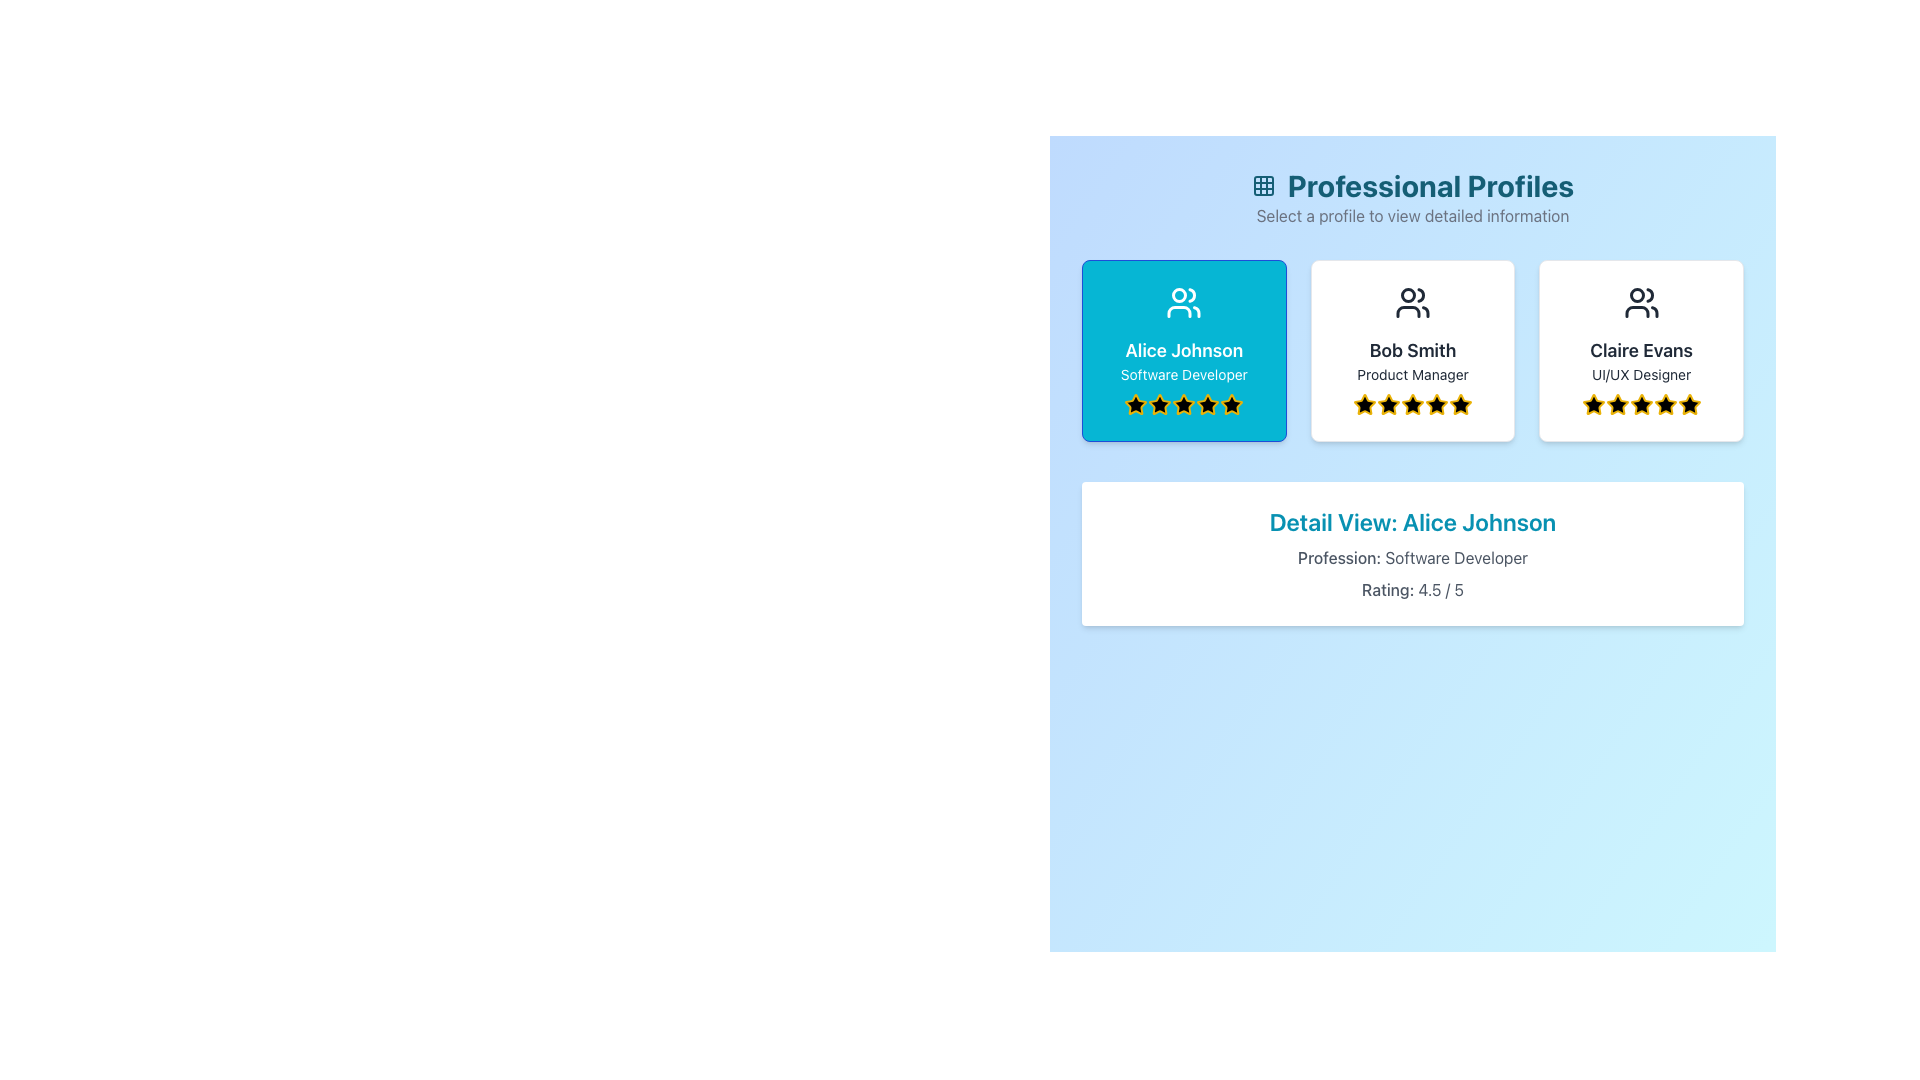 Image resolution: width=1920 pixels, height=1080 pixels. What do you see at coordinates (1411, 350) in the screenshot?
I see `the 'Bob Smith' text label which is styled in bold and centered alignment, located at the top of the profile card within a three-column layout of professional profiles` at bounding box center [1411, 350].